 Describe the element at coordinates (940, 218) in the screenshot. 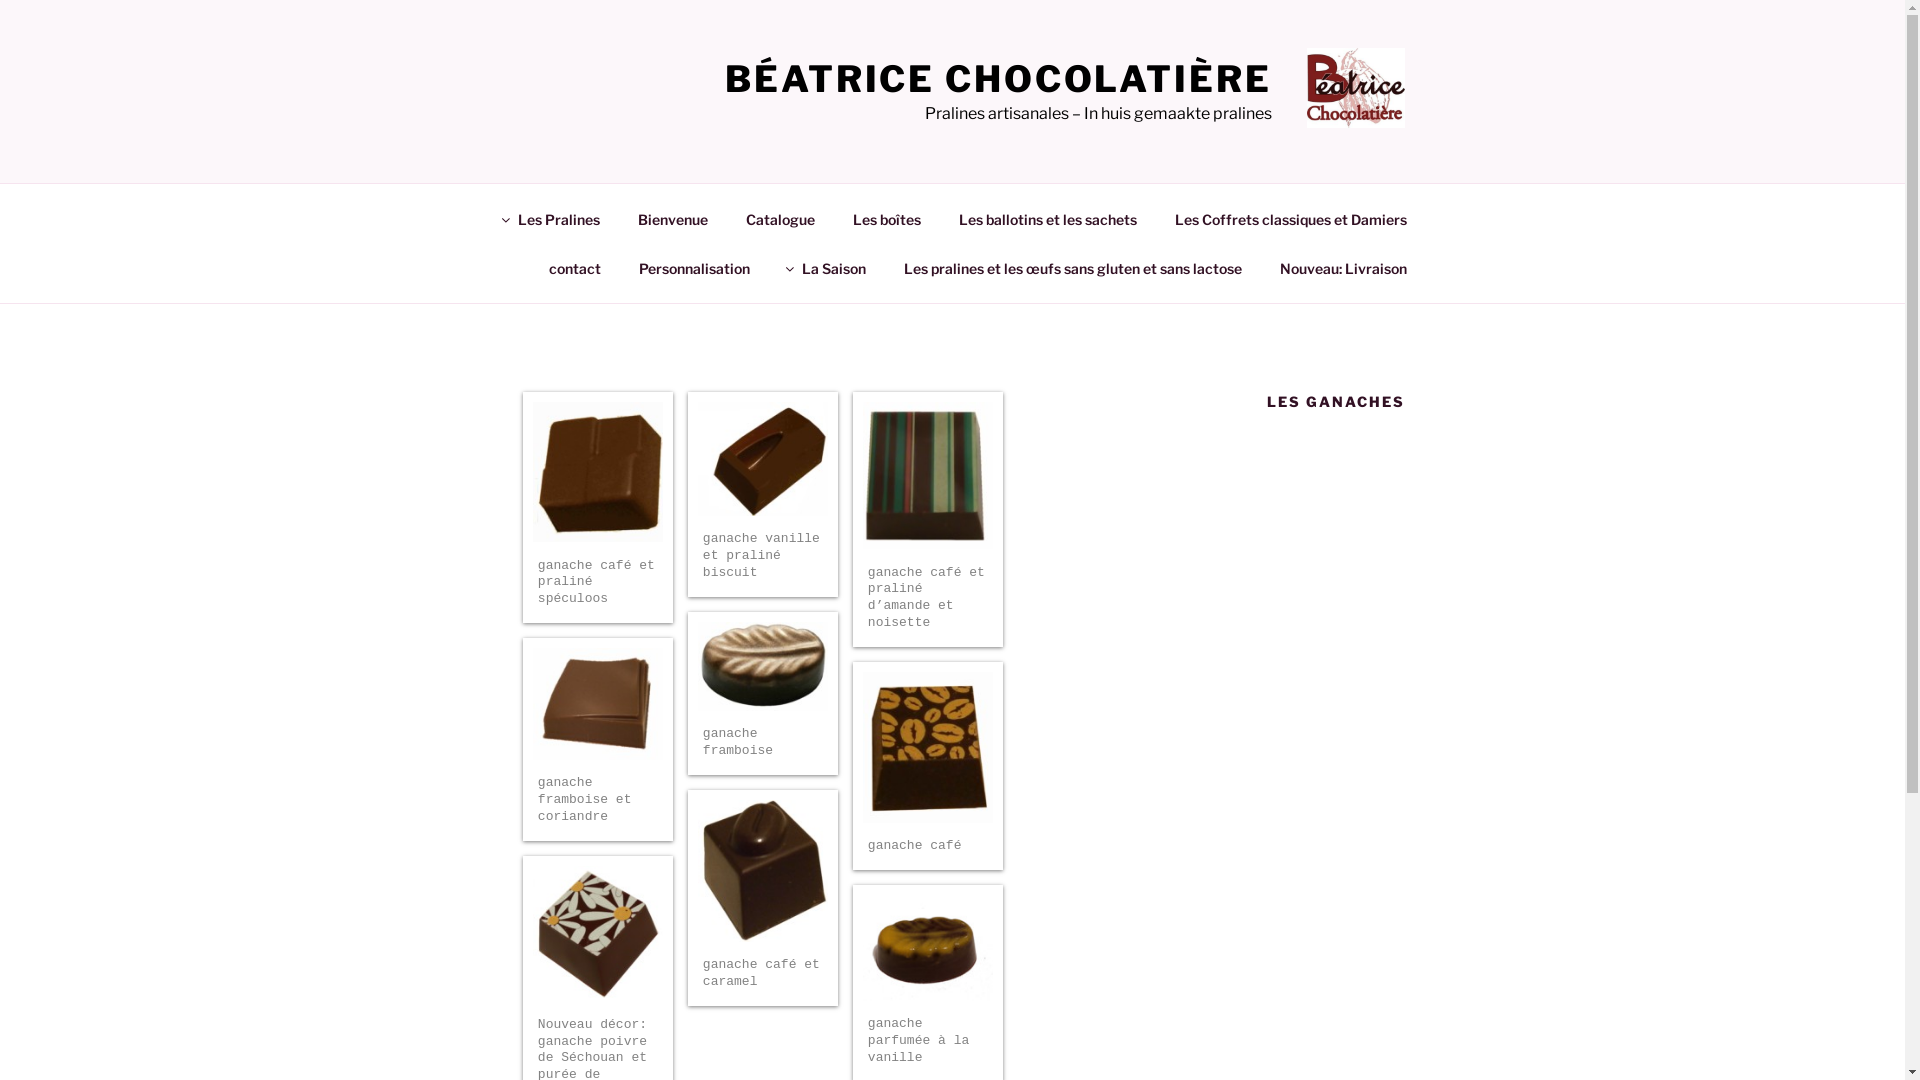

I see `'Les ballotins et les sachets'` at that location.